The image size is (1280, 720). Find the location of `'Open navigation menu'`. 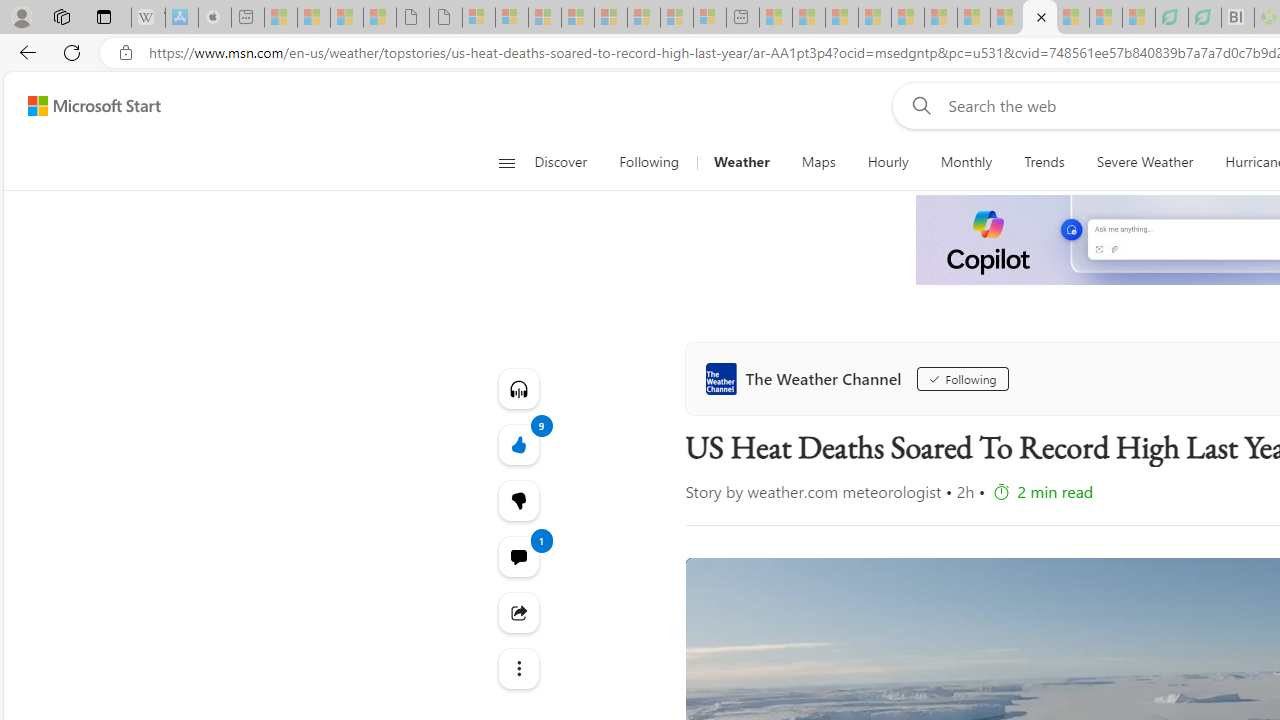

'Open navigation menu' is located at coordinates (506, 162).